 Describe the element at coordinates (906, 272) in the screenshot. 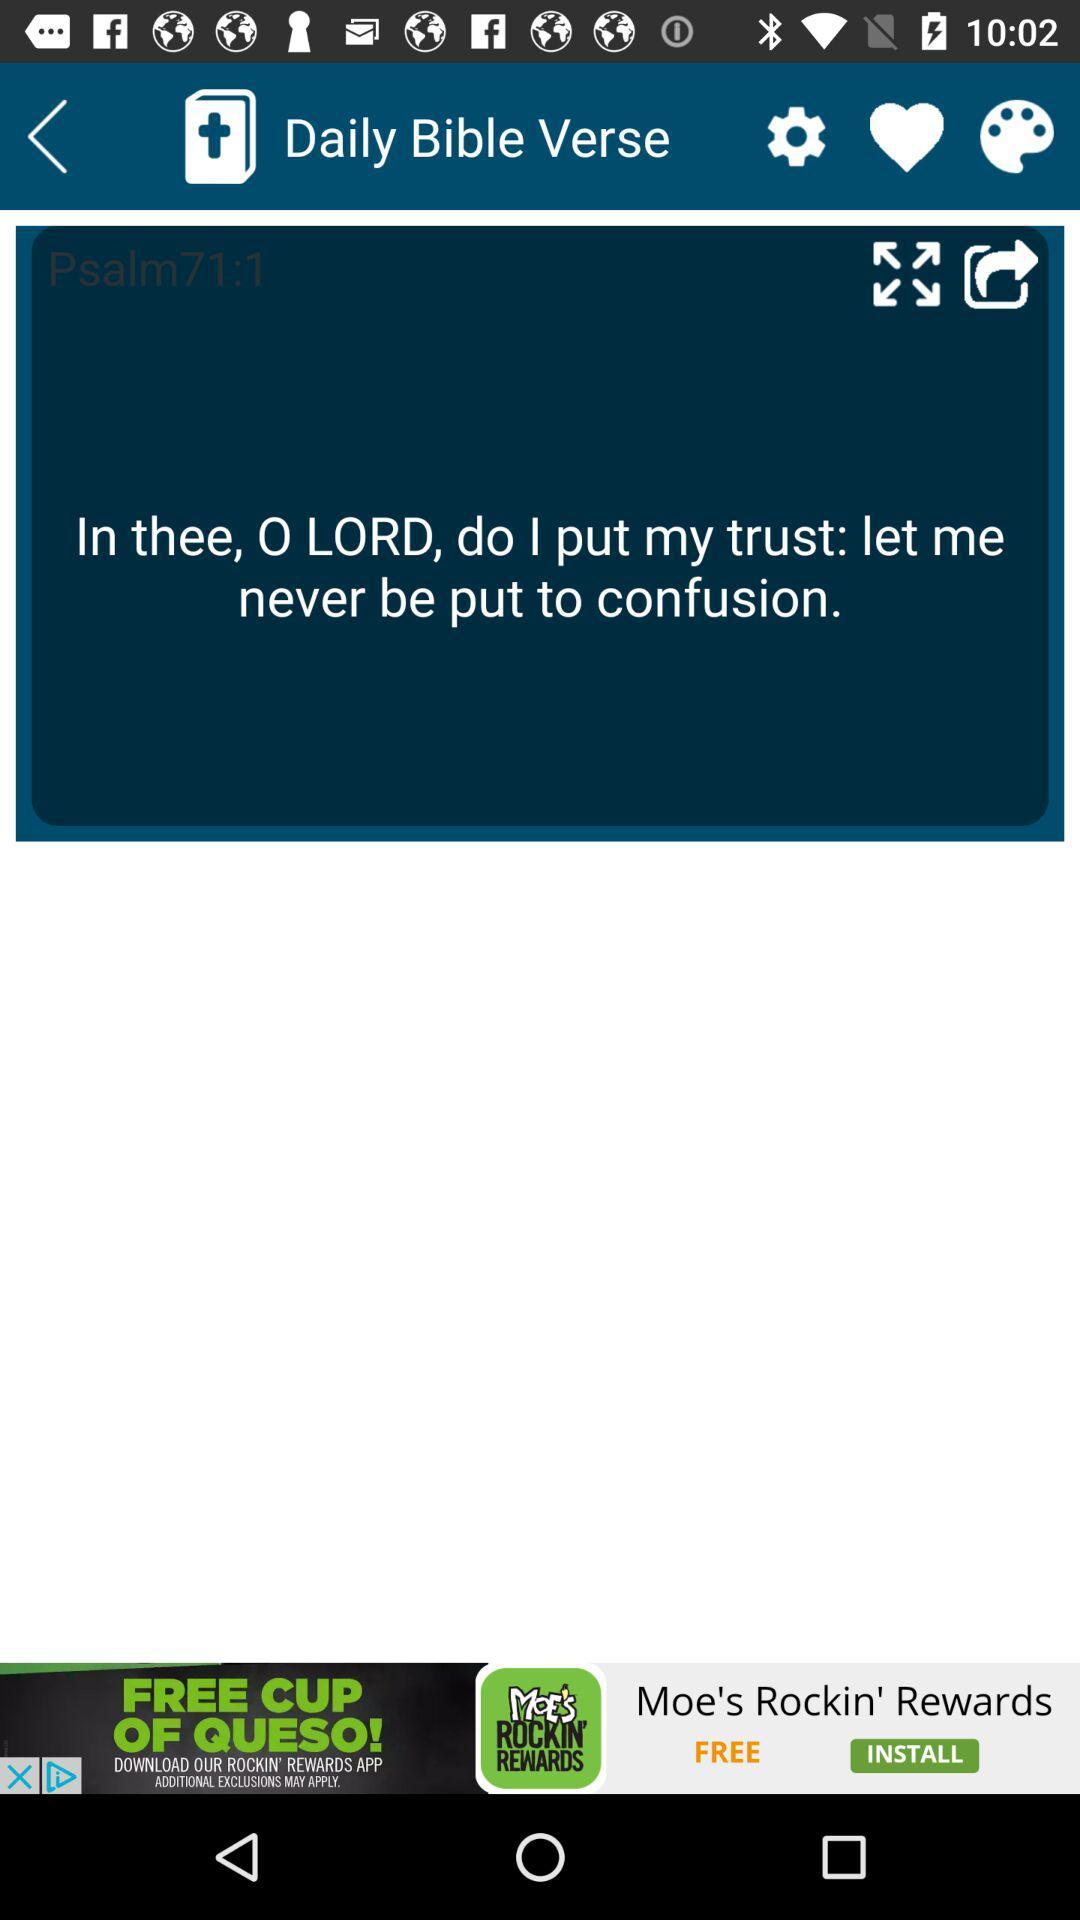

I see `make fullscreen` at that location.